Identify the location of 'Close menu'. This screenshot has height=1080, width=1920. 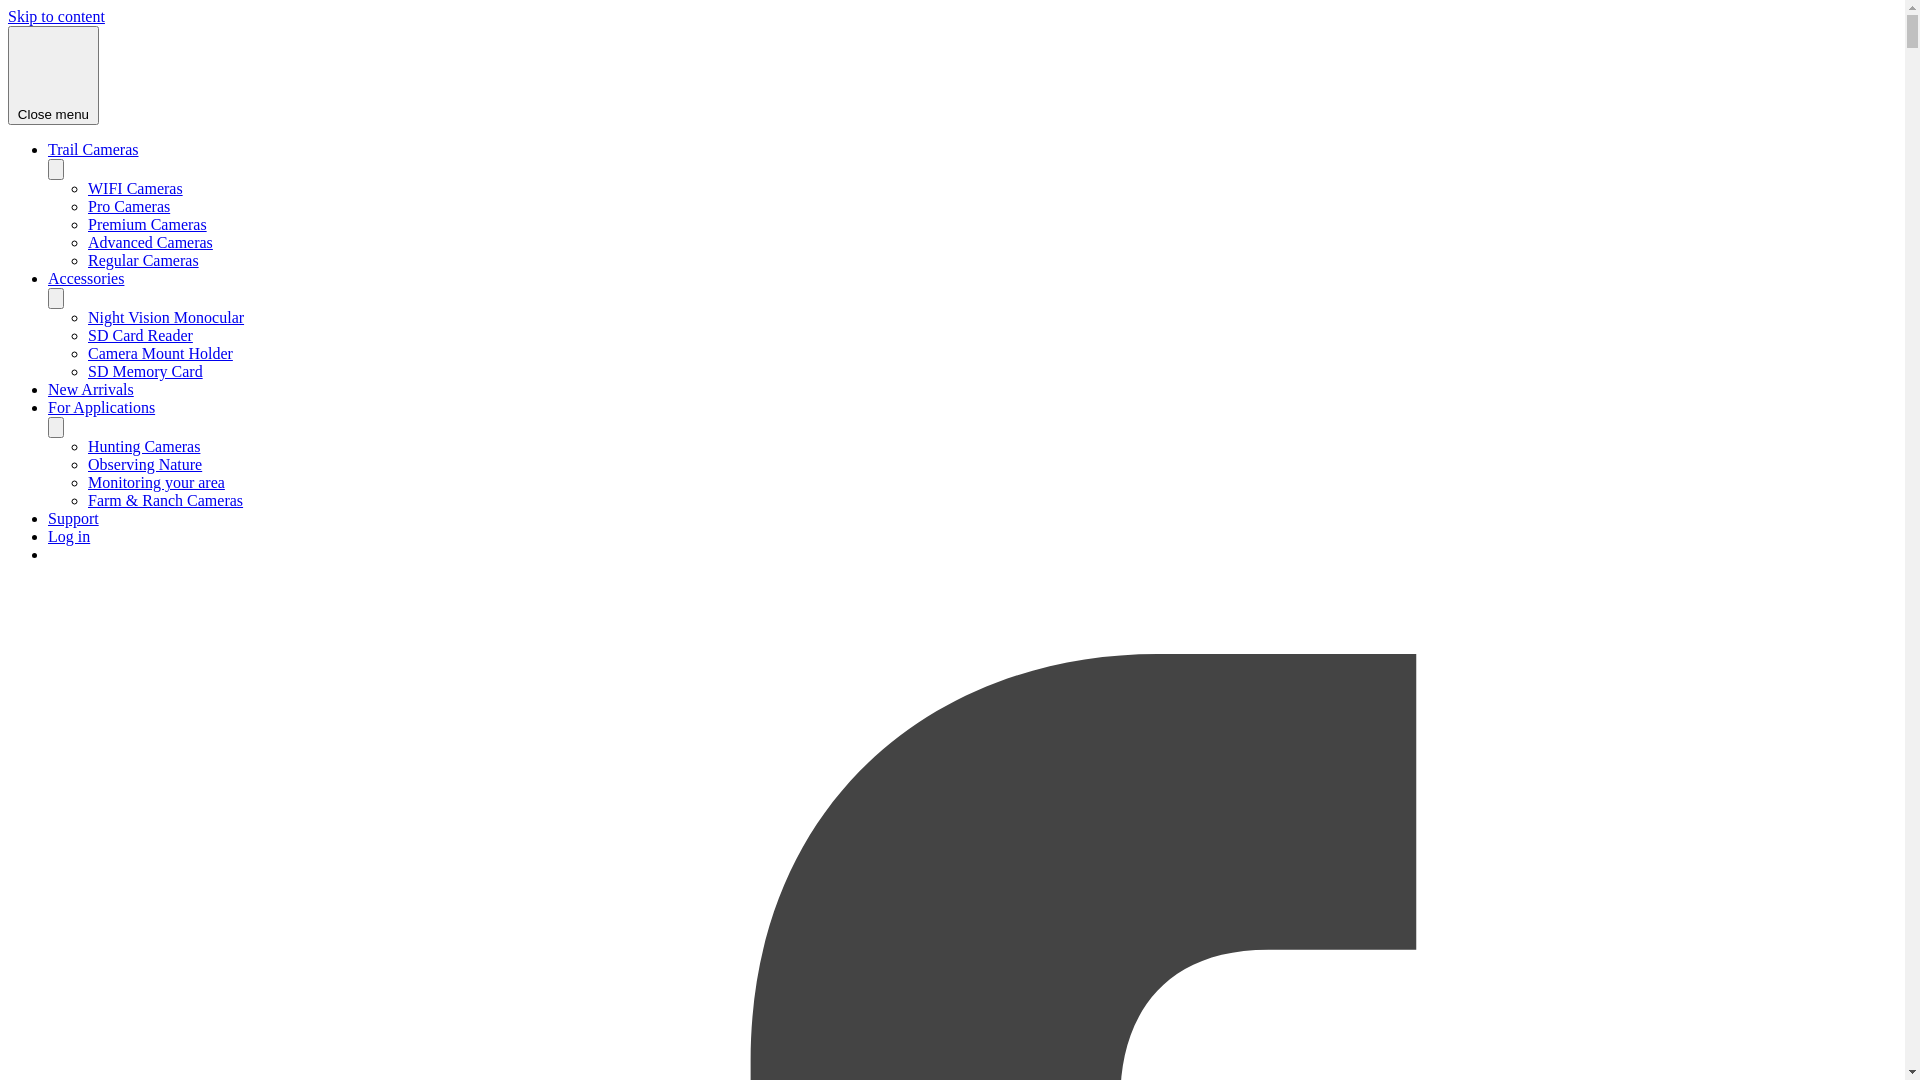
(53, 74).